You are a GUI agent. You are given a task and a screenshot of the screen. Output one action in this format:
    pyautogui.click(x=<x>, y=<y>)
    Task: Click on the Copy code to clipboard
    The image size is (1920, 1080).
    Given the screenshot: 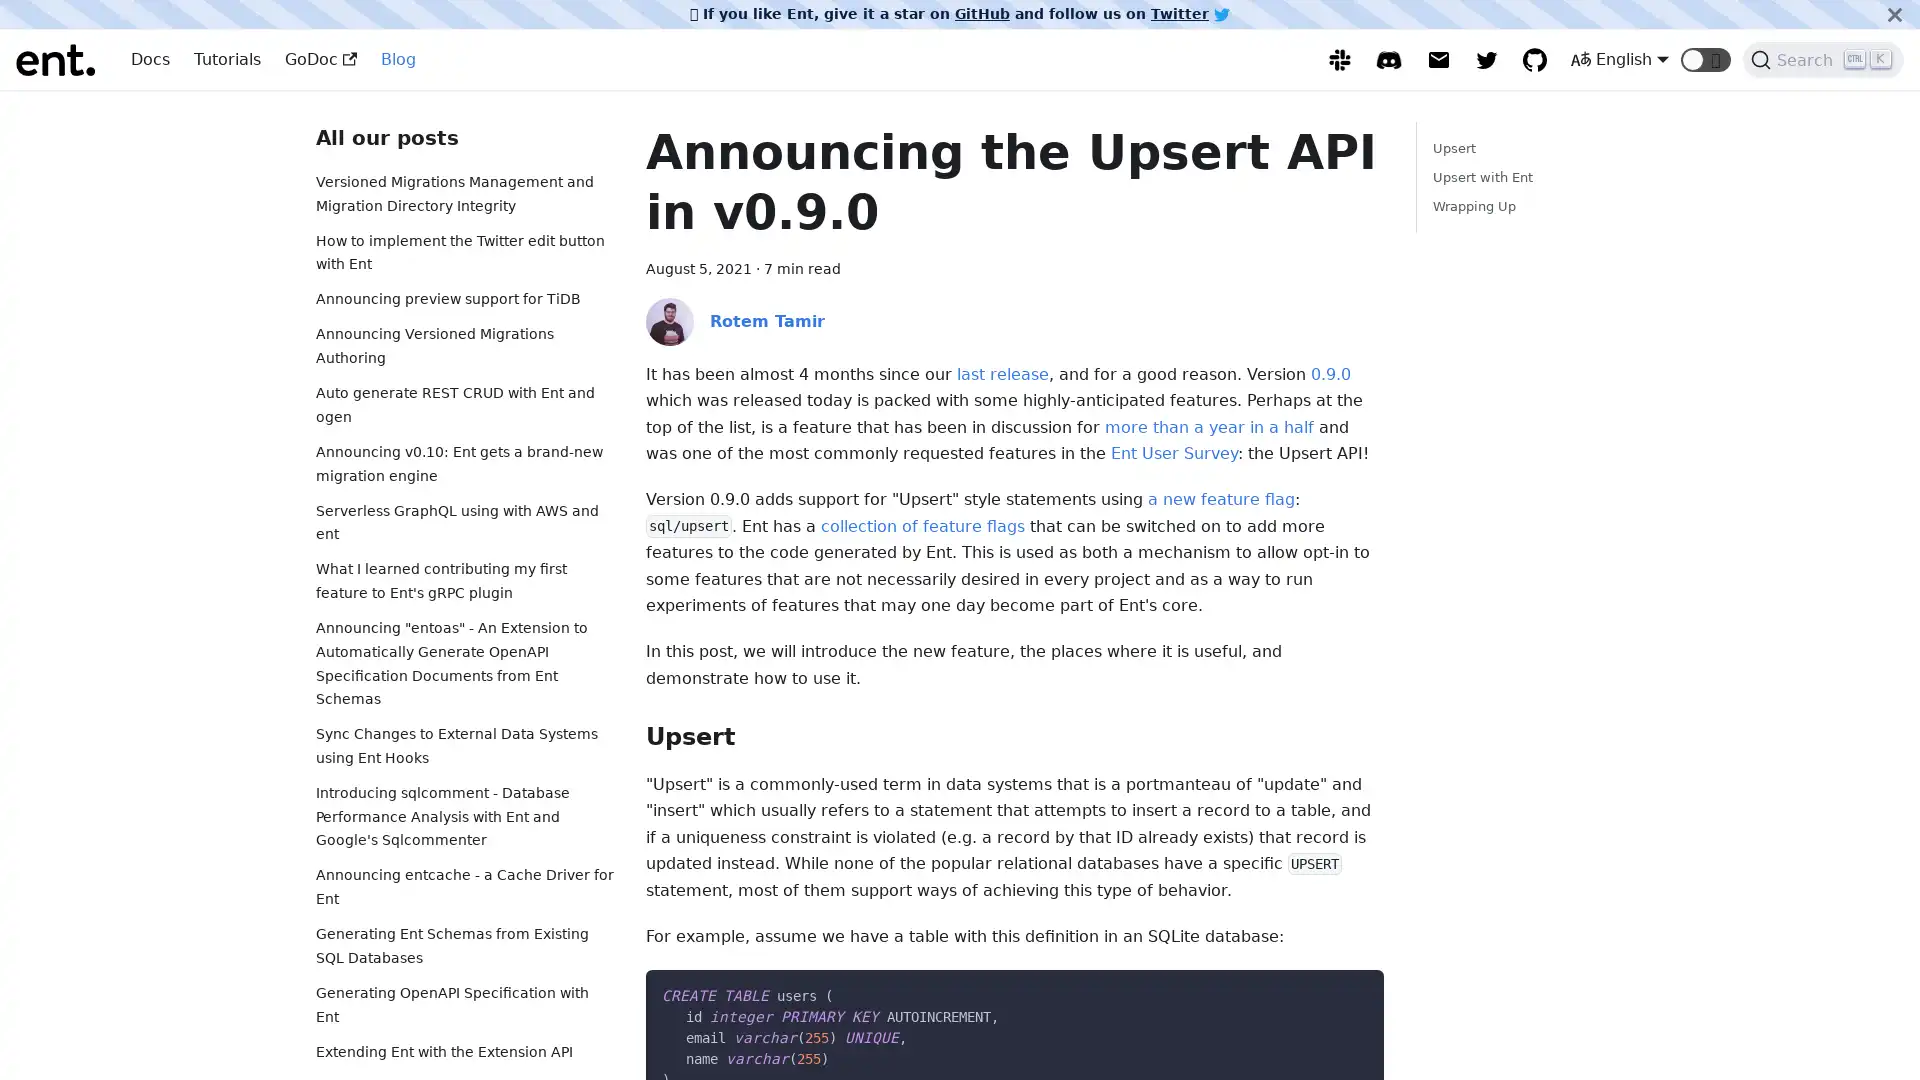 What is the action you would take?
    pyautogui.click(x=1350, y=991)
    